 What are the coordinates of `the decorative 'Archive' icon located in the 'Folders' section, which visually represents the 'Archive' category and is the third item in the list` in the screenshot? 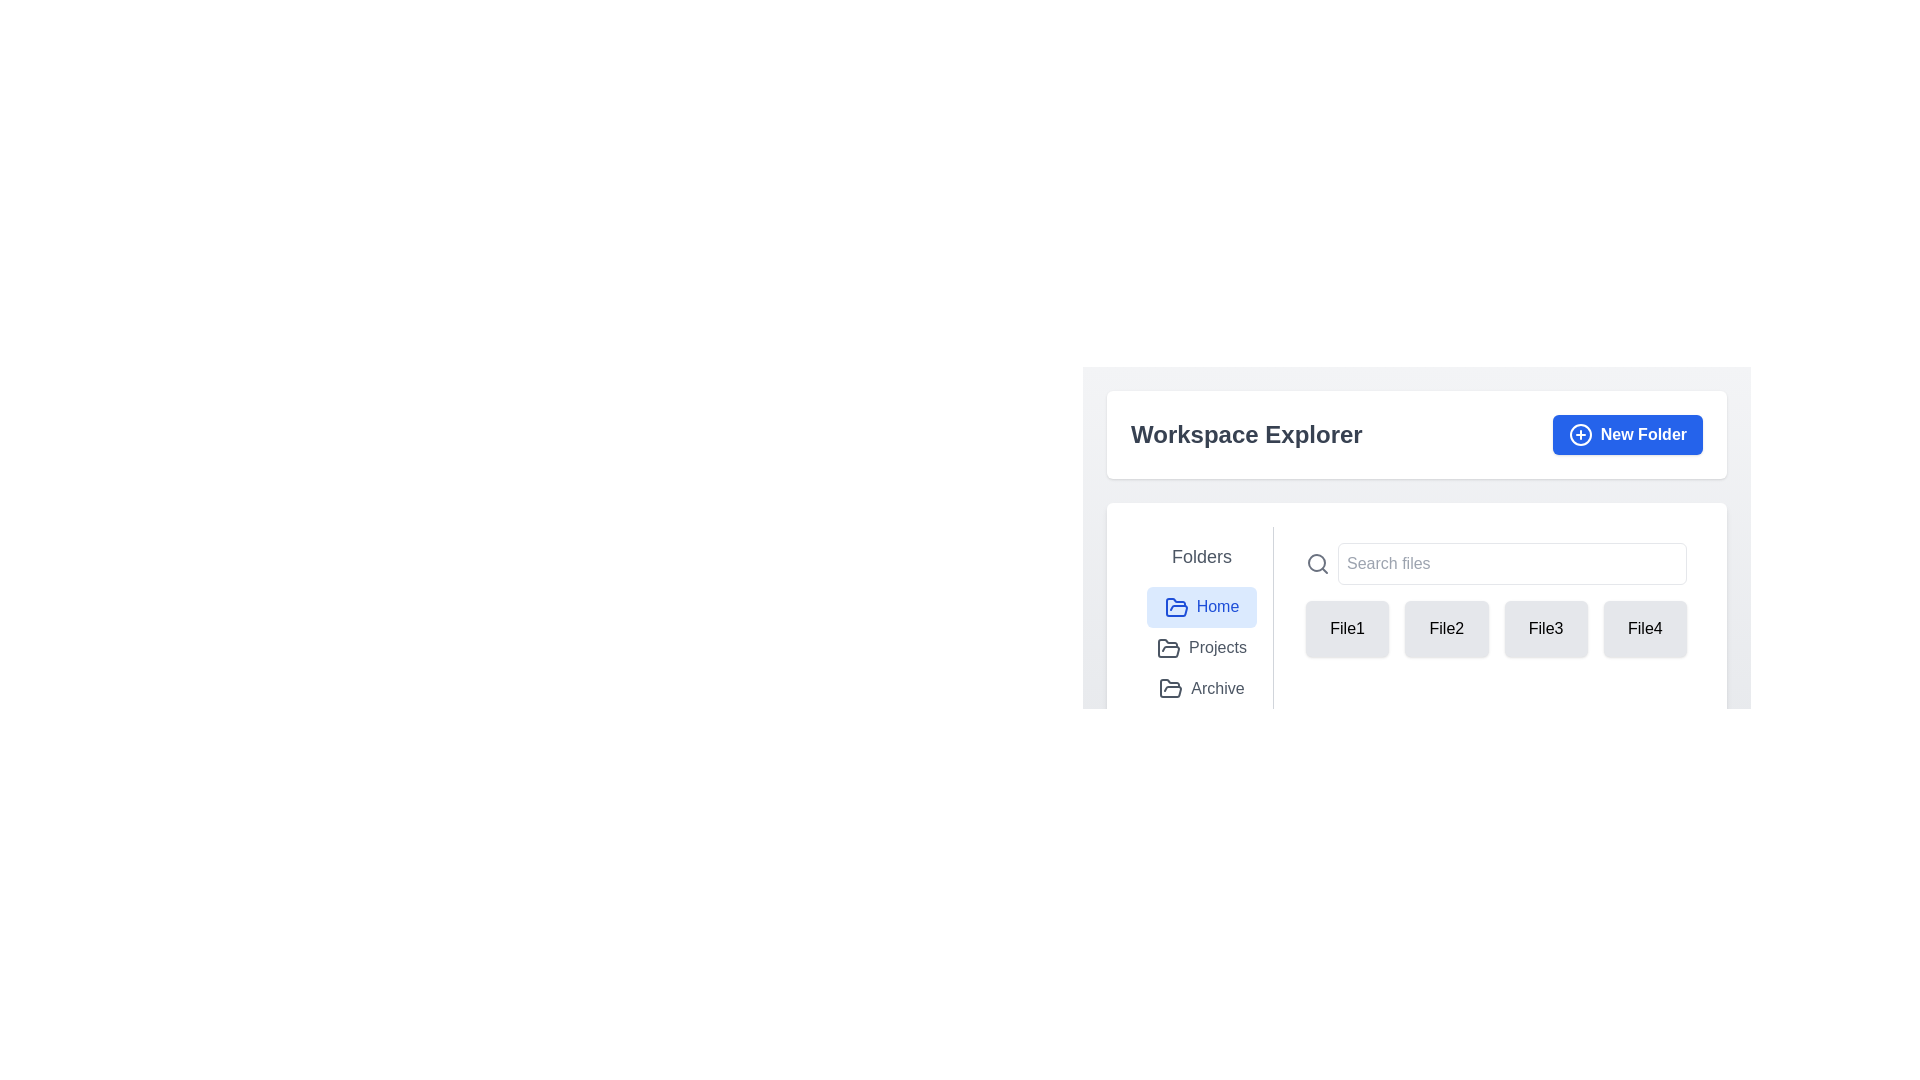 It's located at (1171, 688).